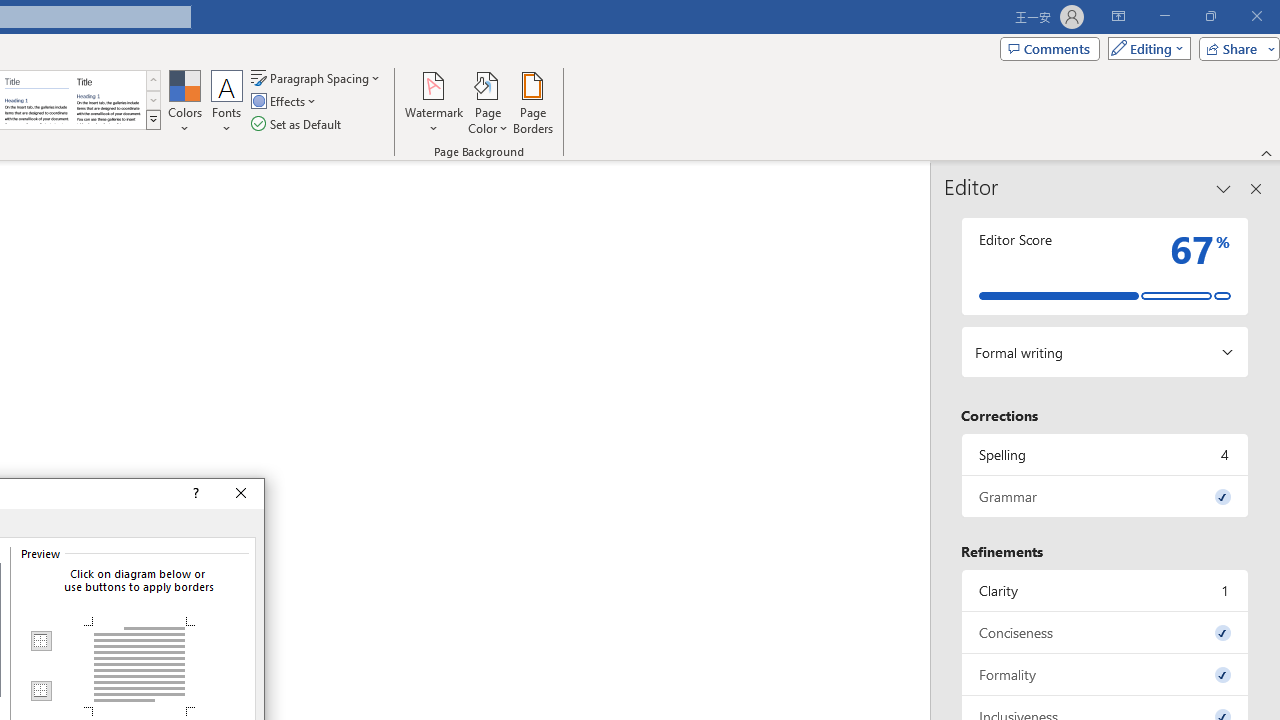 This screenshot has width=1280, height=720. Describe the element at coordinates (40, 689) in the screenshot. I see `'Bottom Border'` at that location.